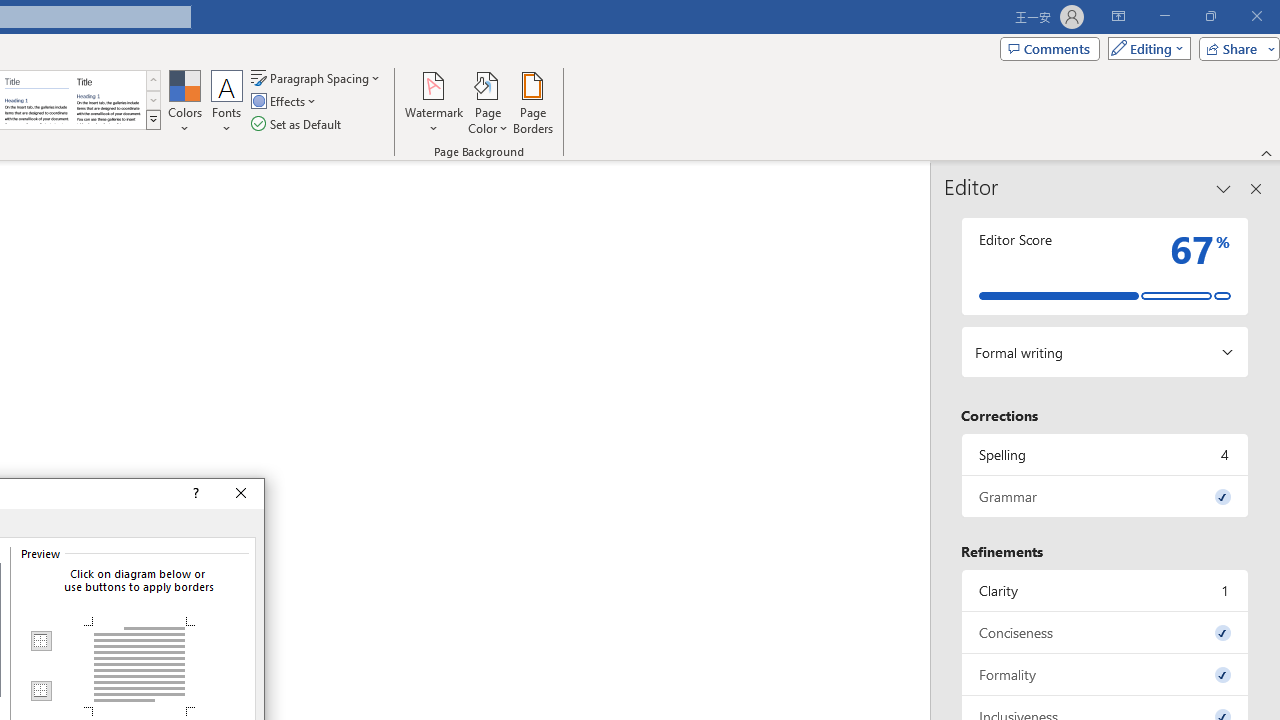 This screenshot has width=1280, height=720. Describe the element at coordinates (40, 689) in the screenshot. I see `'Bottom Border'` at that location.